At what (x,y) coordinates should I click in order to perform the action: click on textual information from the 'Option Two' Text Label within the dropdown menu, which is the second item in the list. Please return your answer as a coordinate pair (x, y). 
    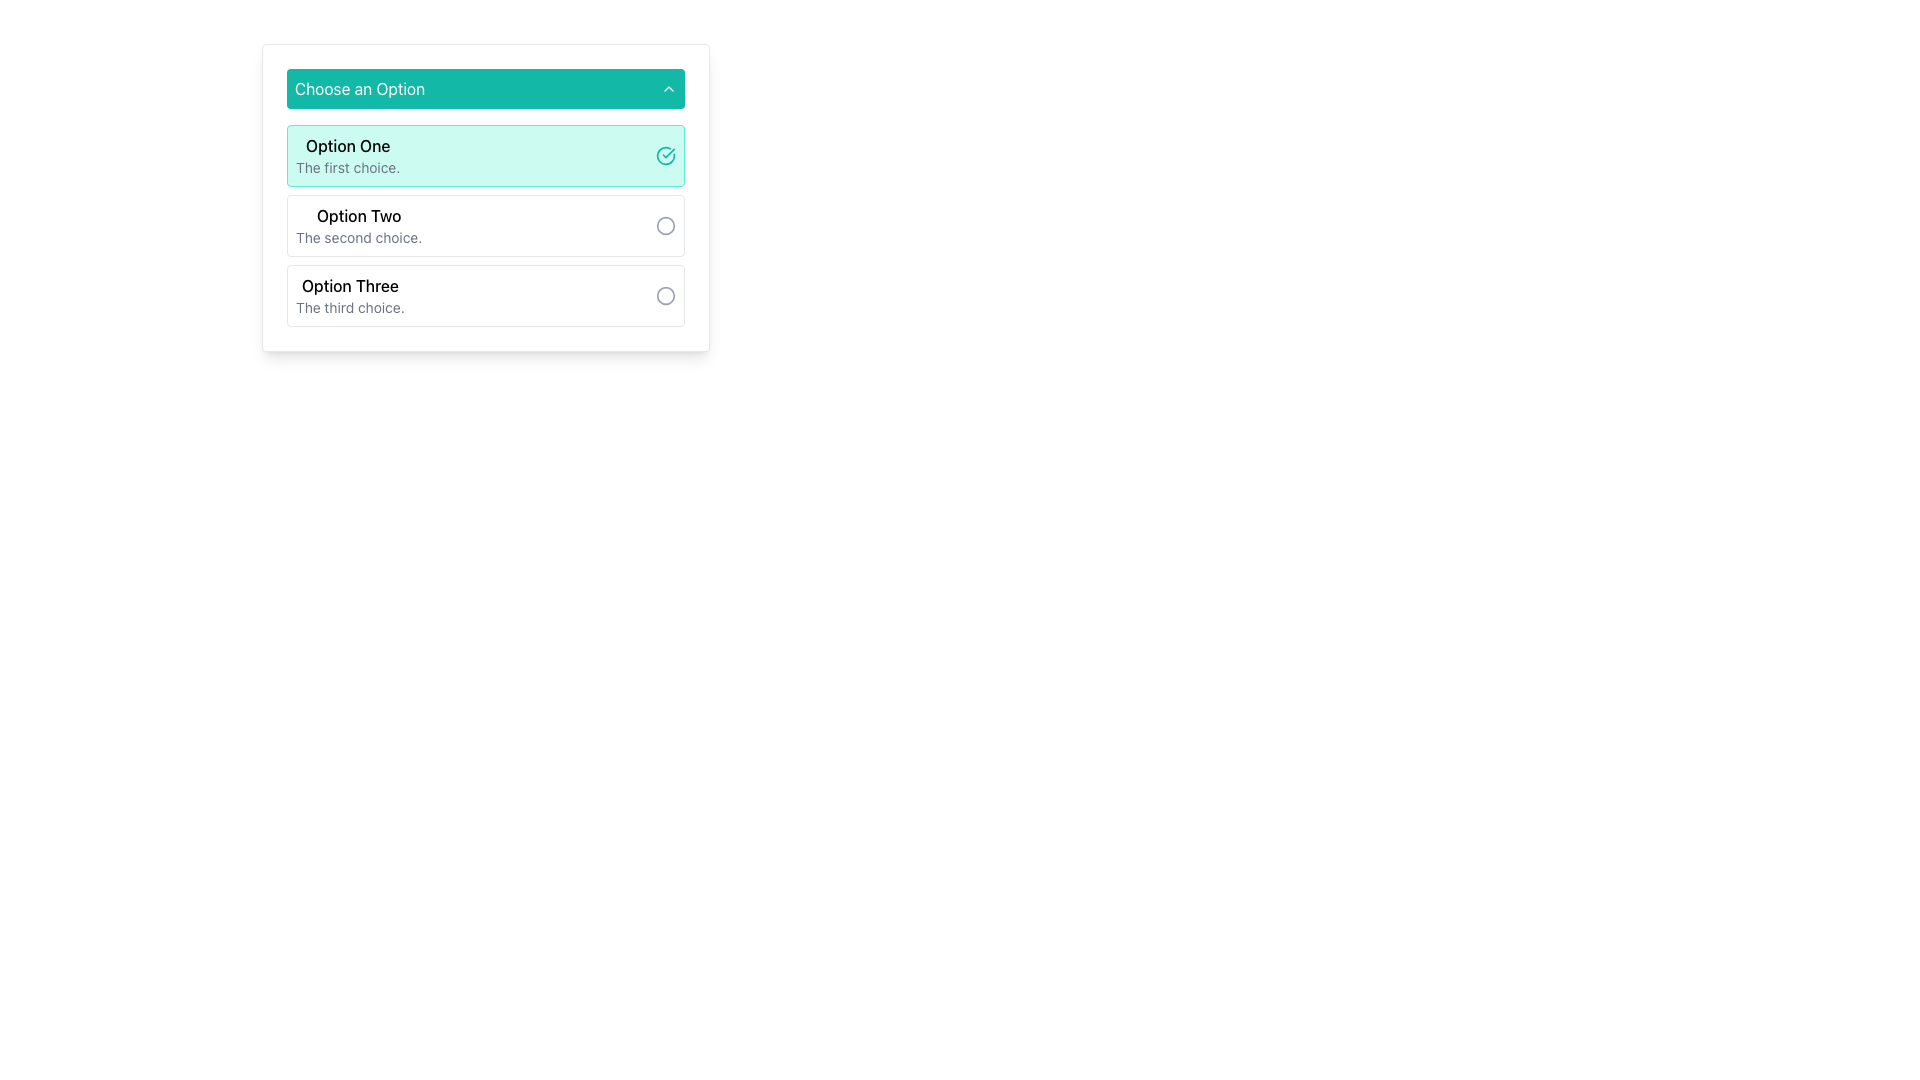
    Looking at the image, I should click on (359, 225).